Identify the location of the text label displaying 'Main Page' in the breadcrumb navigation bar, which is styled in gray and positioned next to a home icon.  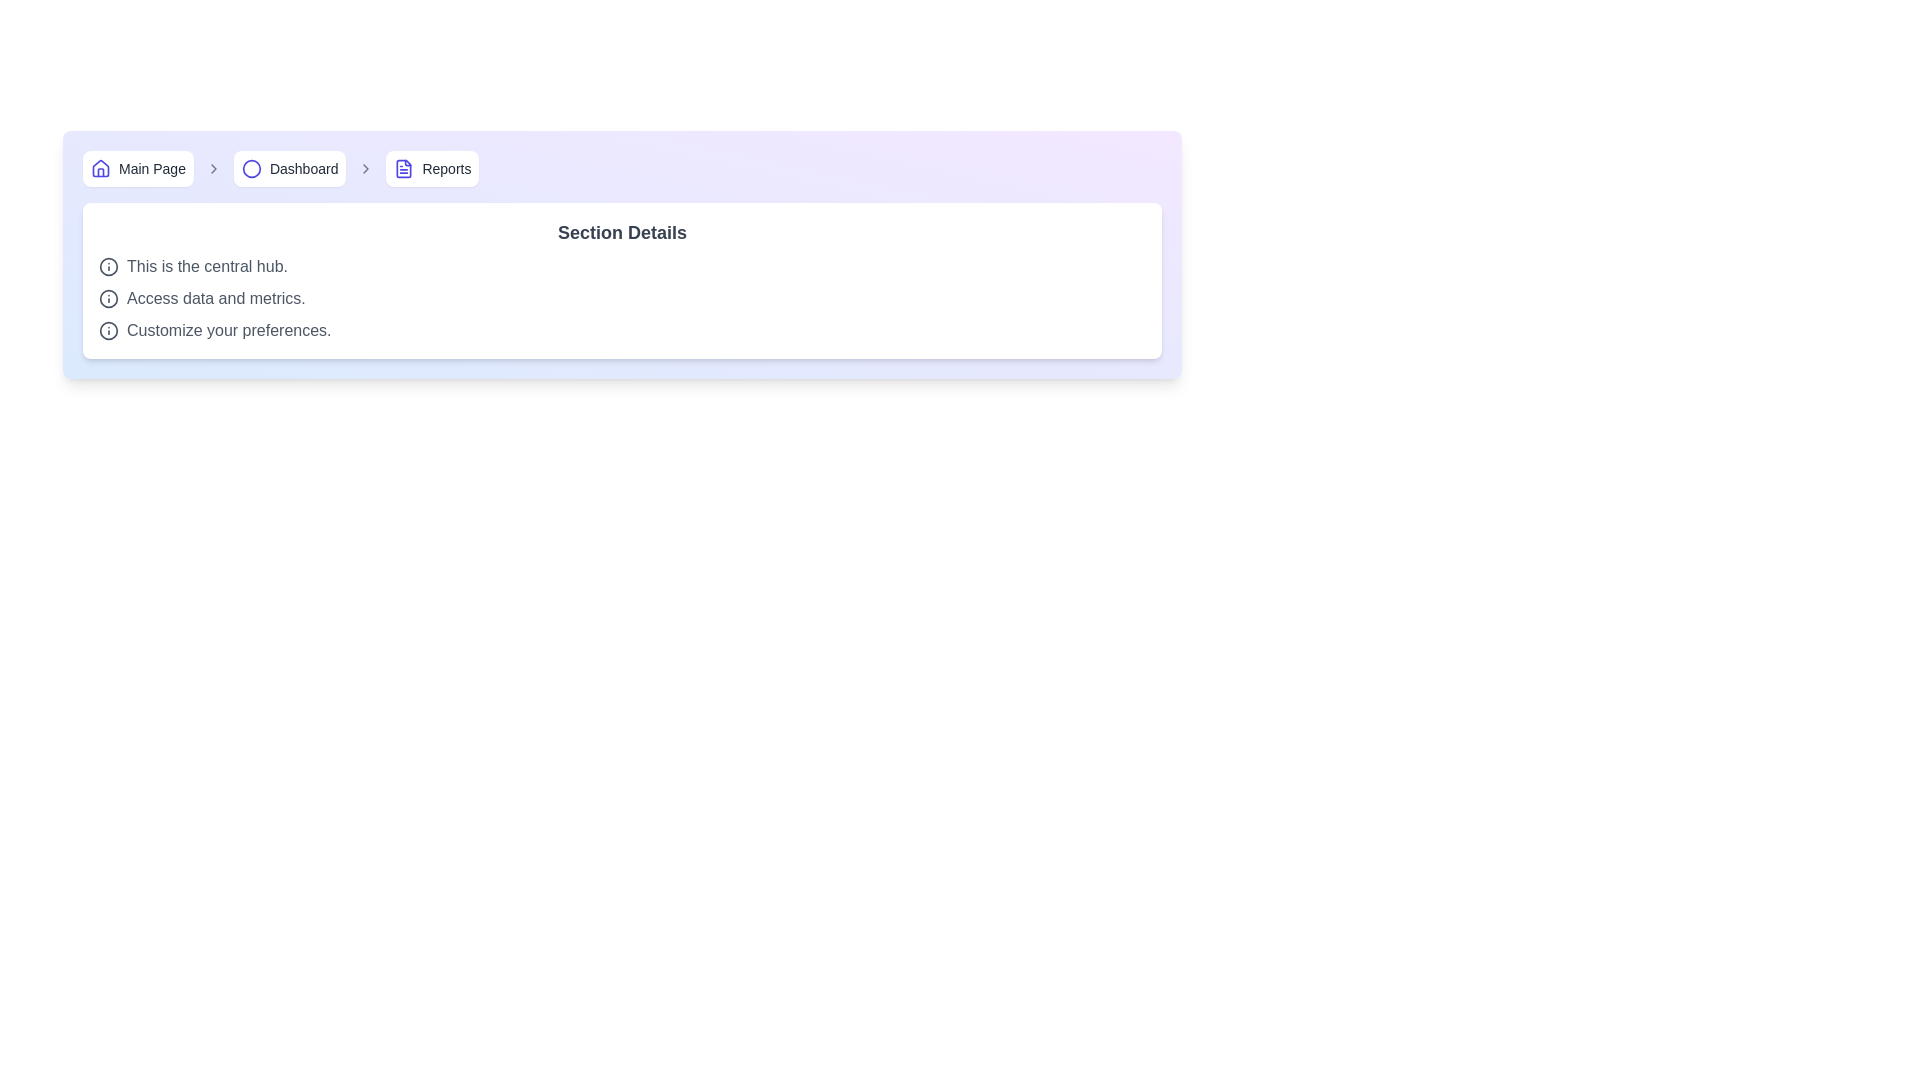
(151, 168).